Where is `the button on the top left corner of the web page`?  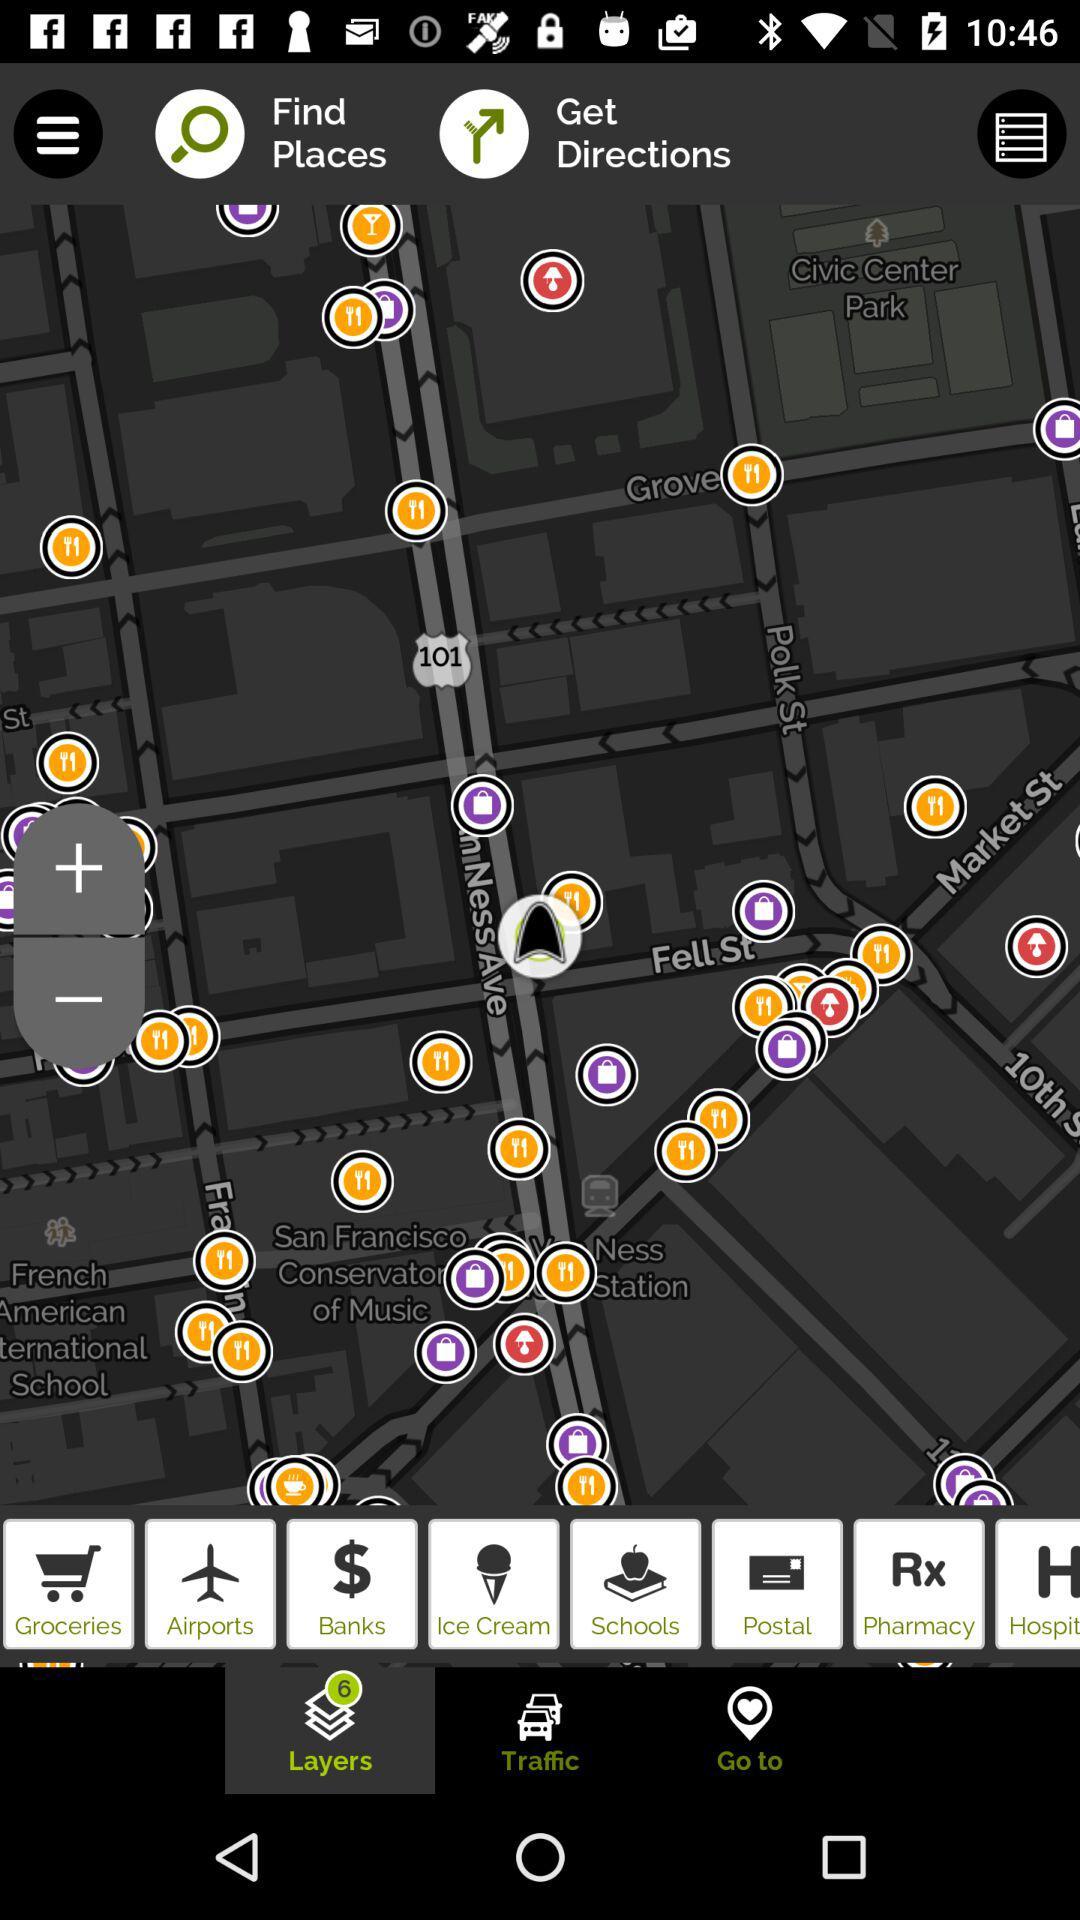
the button on the top left corner of the web page is located at coordinates (57, 133).